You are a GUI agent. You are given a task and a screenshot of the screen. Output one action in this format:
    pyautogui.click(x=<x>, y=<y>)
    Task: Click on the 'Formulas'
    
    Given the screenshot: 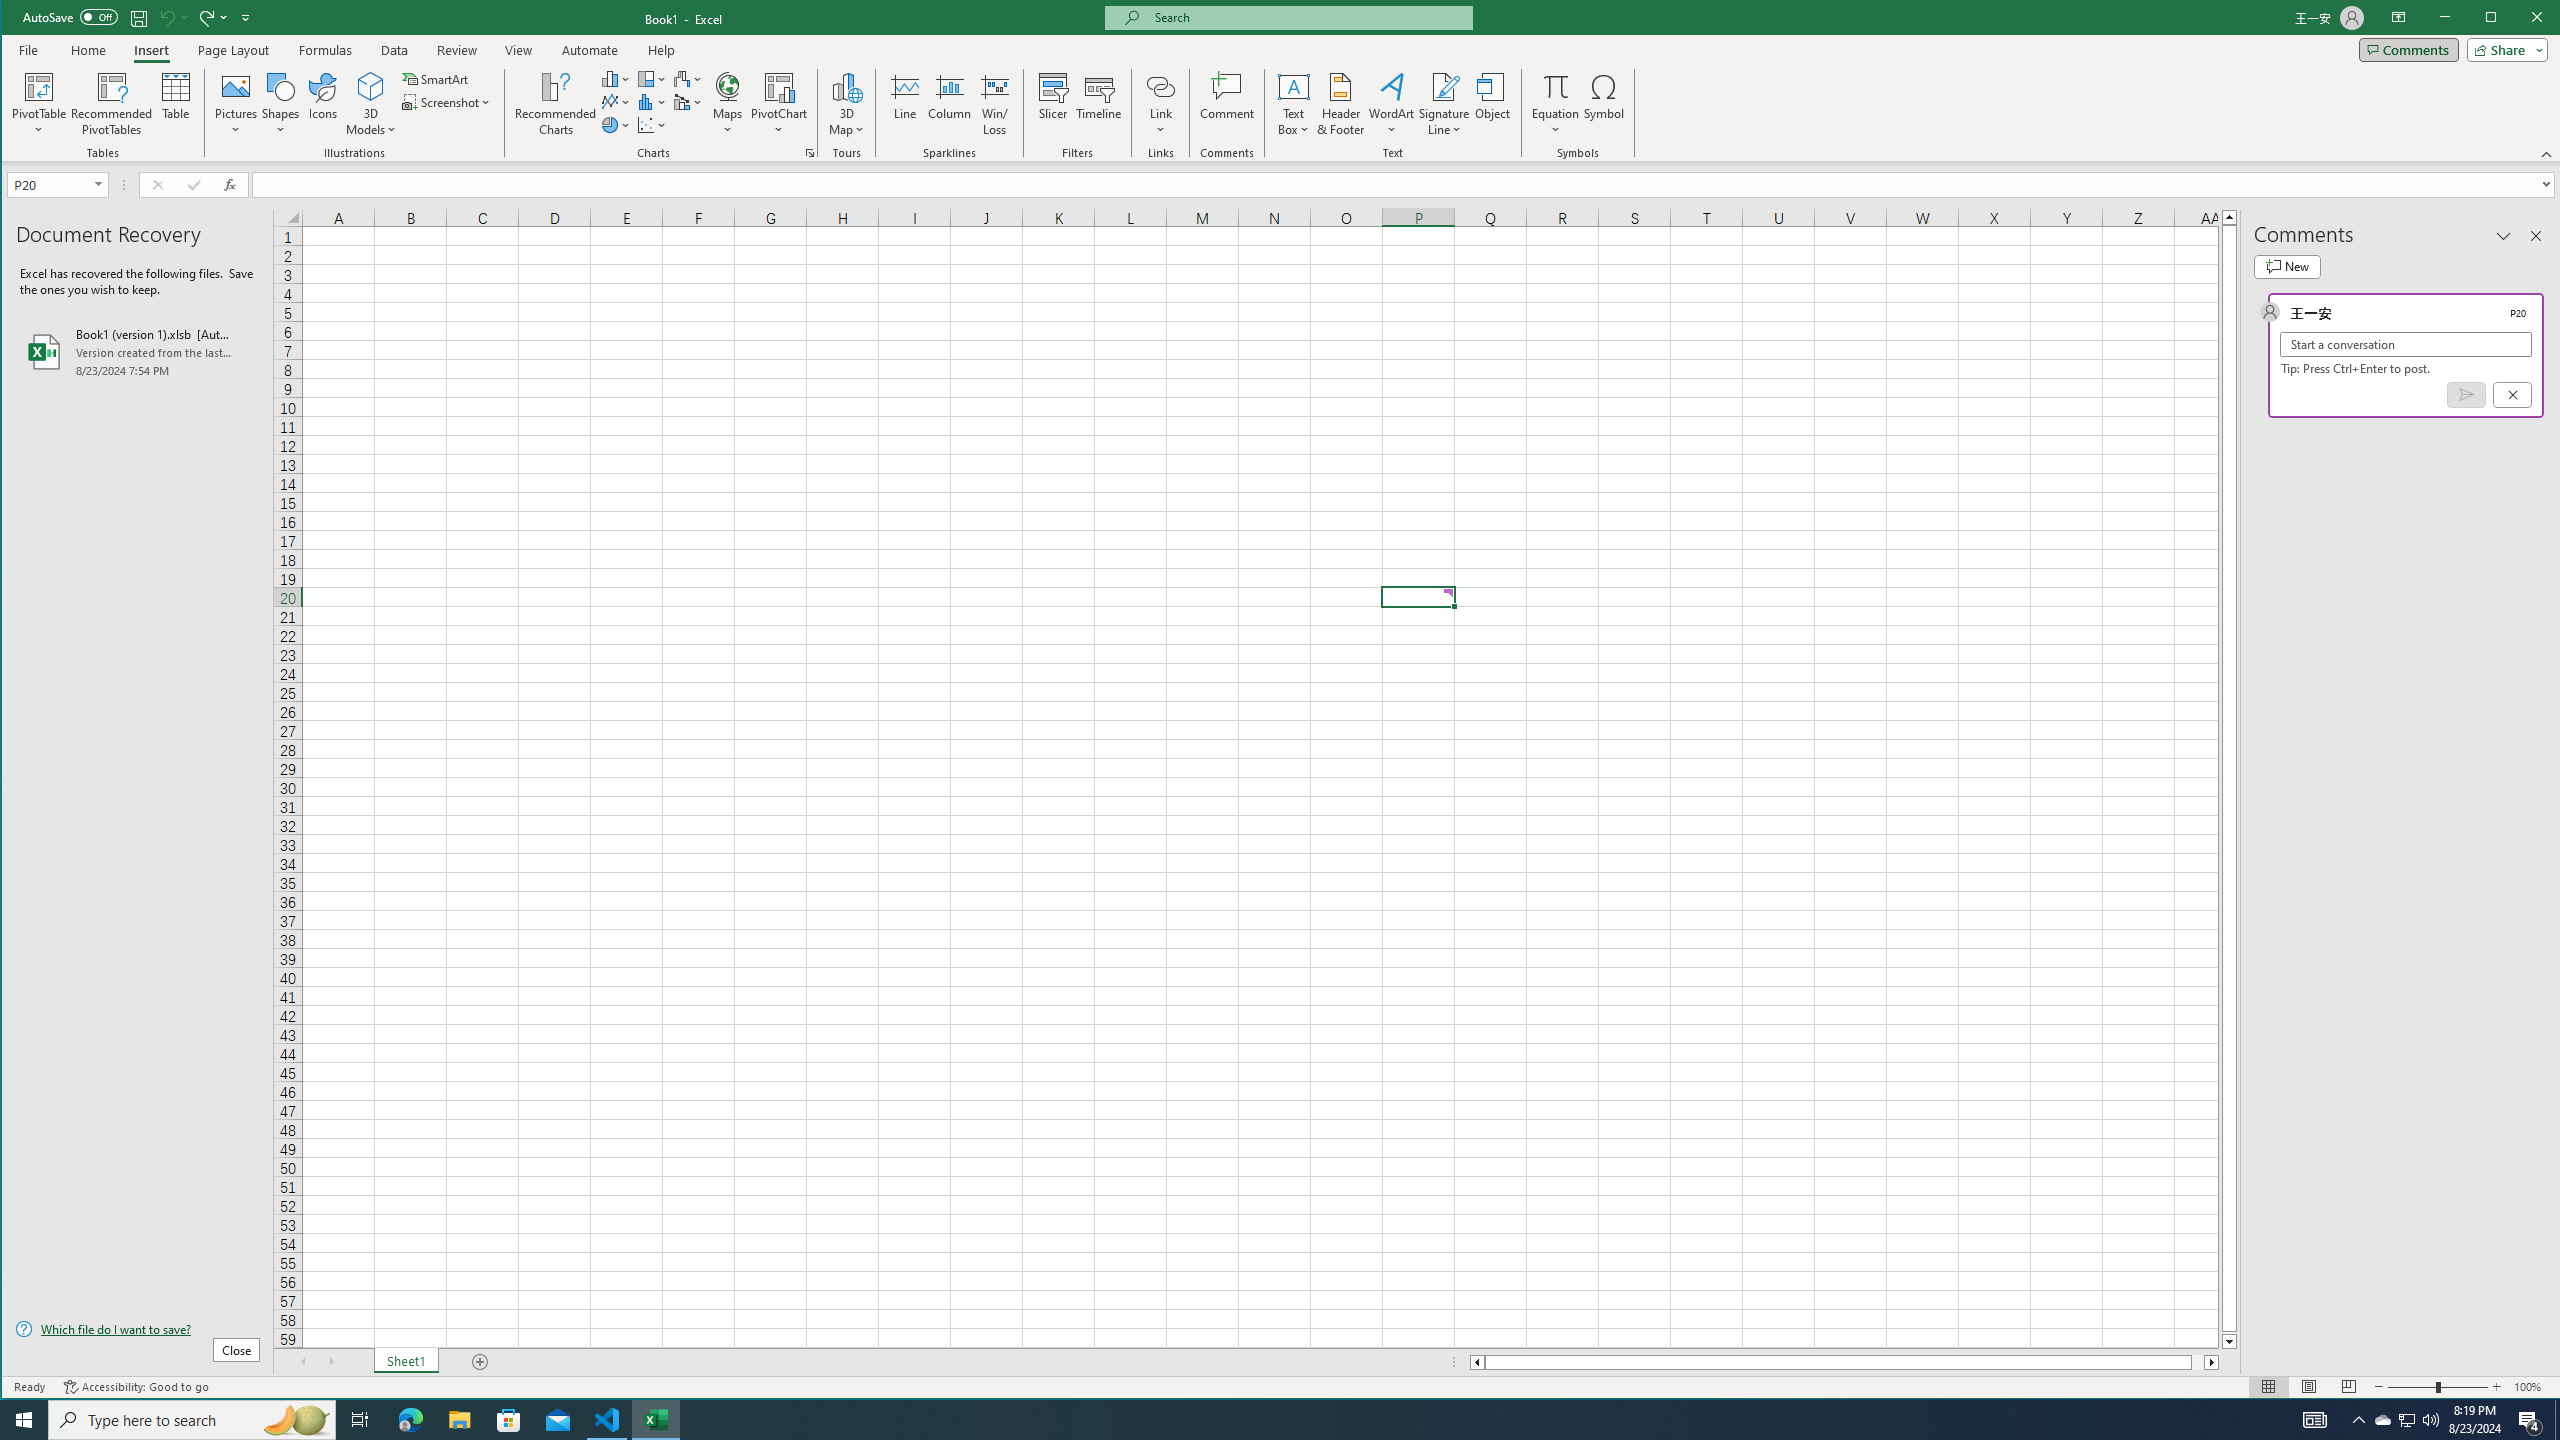 What is the action you would take?
    pyautogui.click(x=325, y=49)
    